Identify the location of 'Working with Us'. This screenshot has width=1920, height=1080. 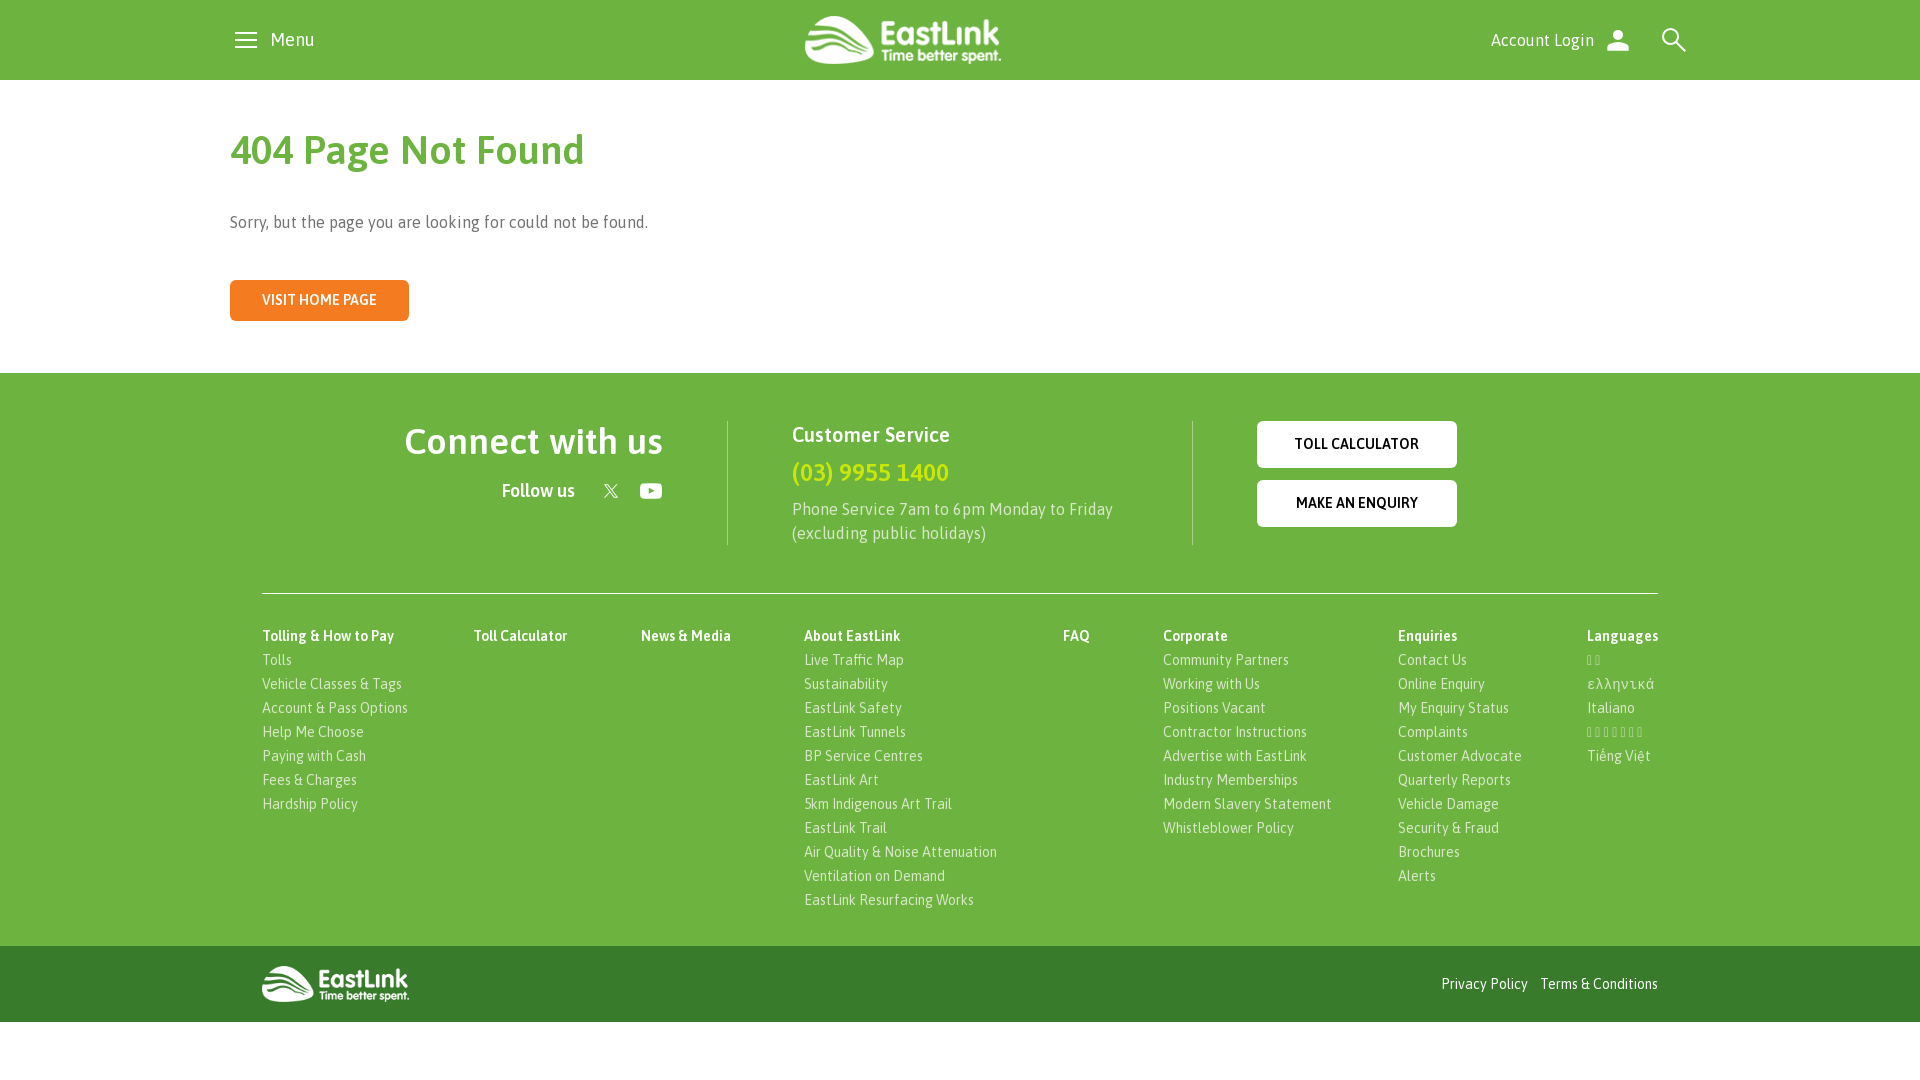
(1218, 682).